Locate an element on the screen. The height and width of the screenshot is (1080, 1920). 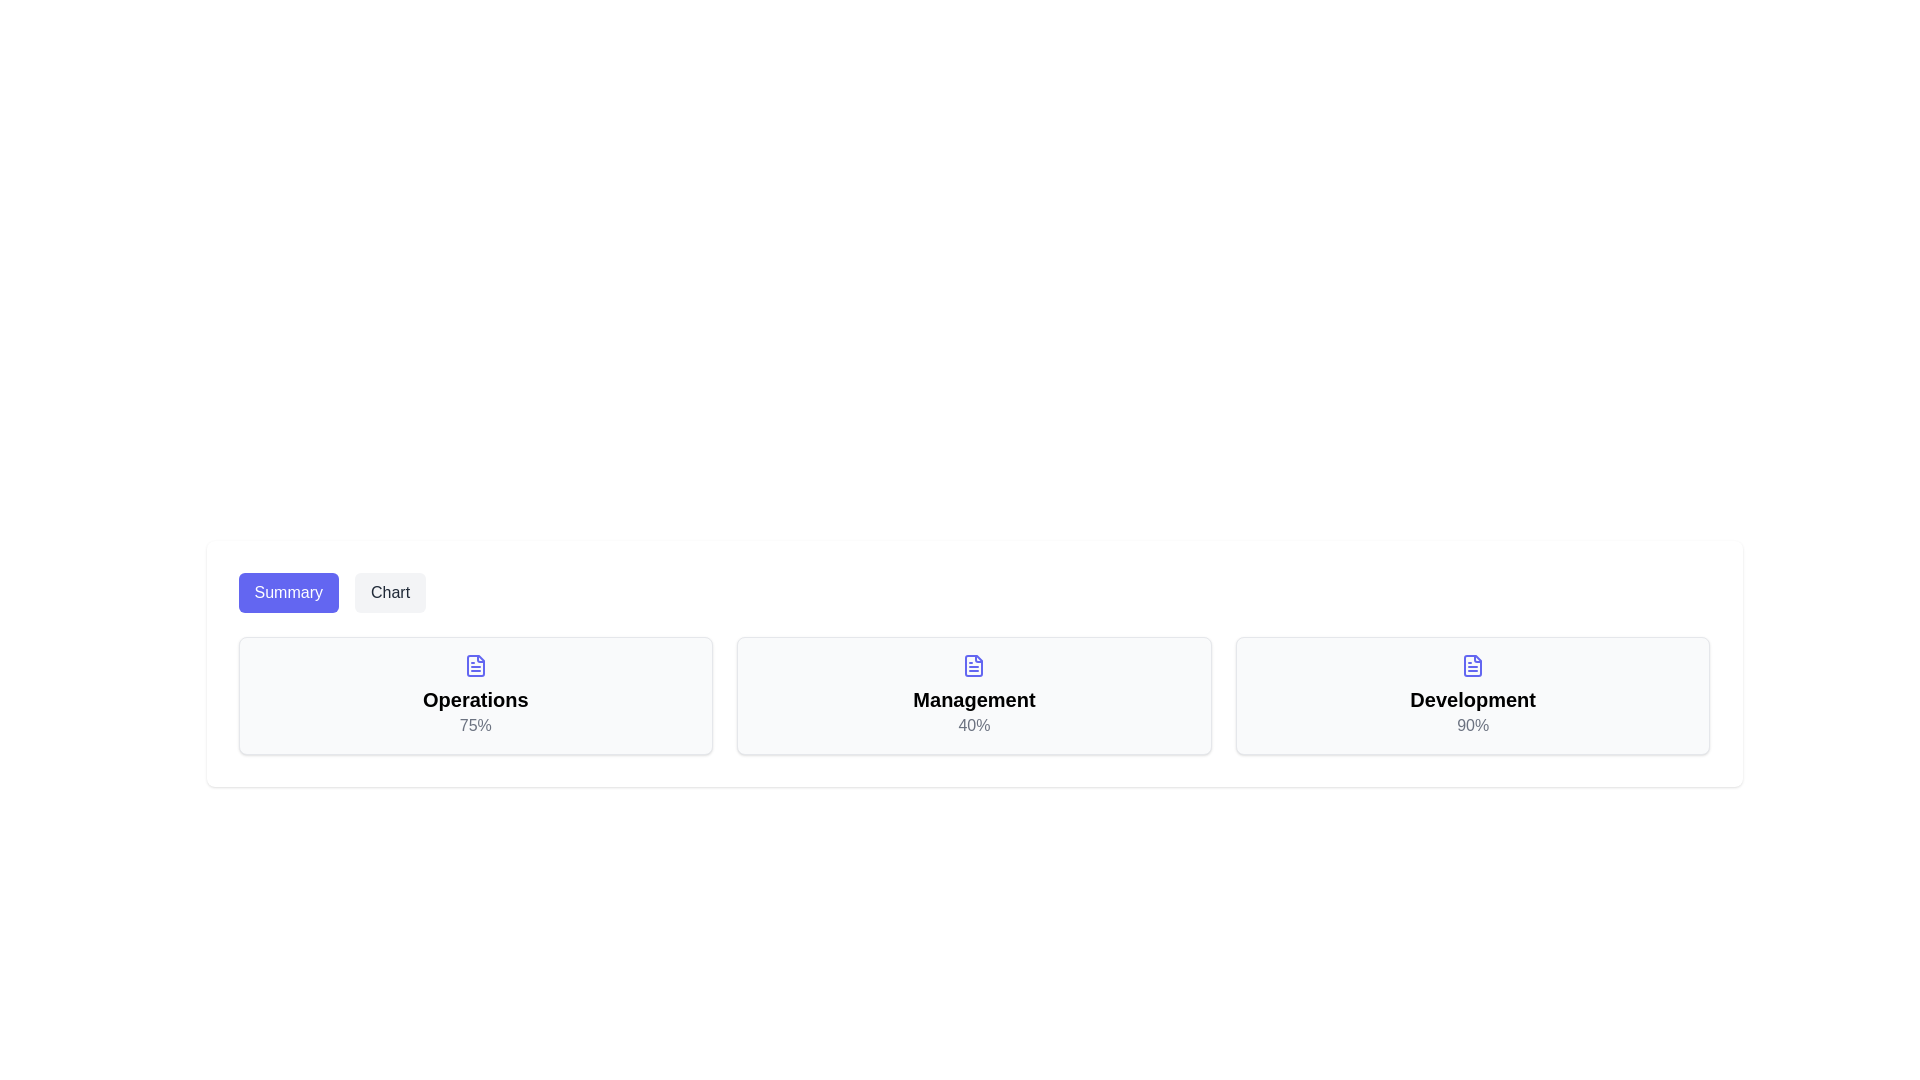
header text labeled 'Management' which is located in the middle tile of a horizontal row of three tiles, positioned at the center below an icon and above '40%' is located at coordinates (974, 698).